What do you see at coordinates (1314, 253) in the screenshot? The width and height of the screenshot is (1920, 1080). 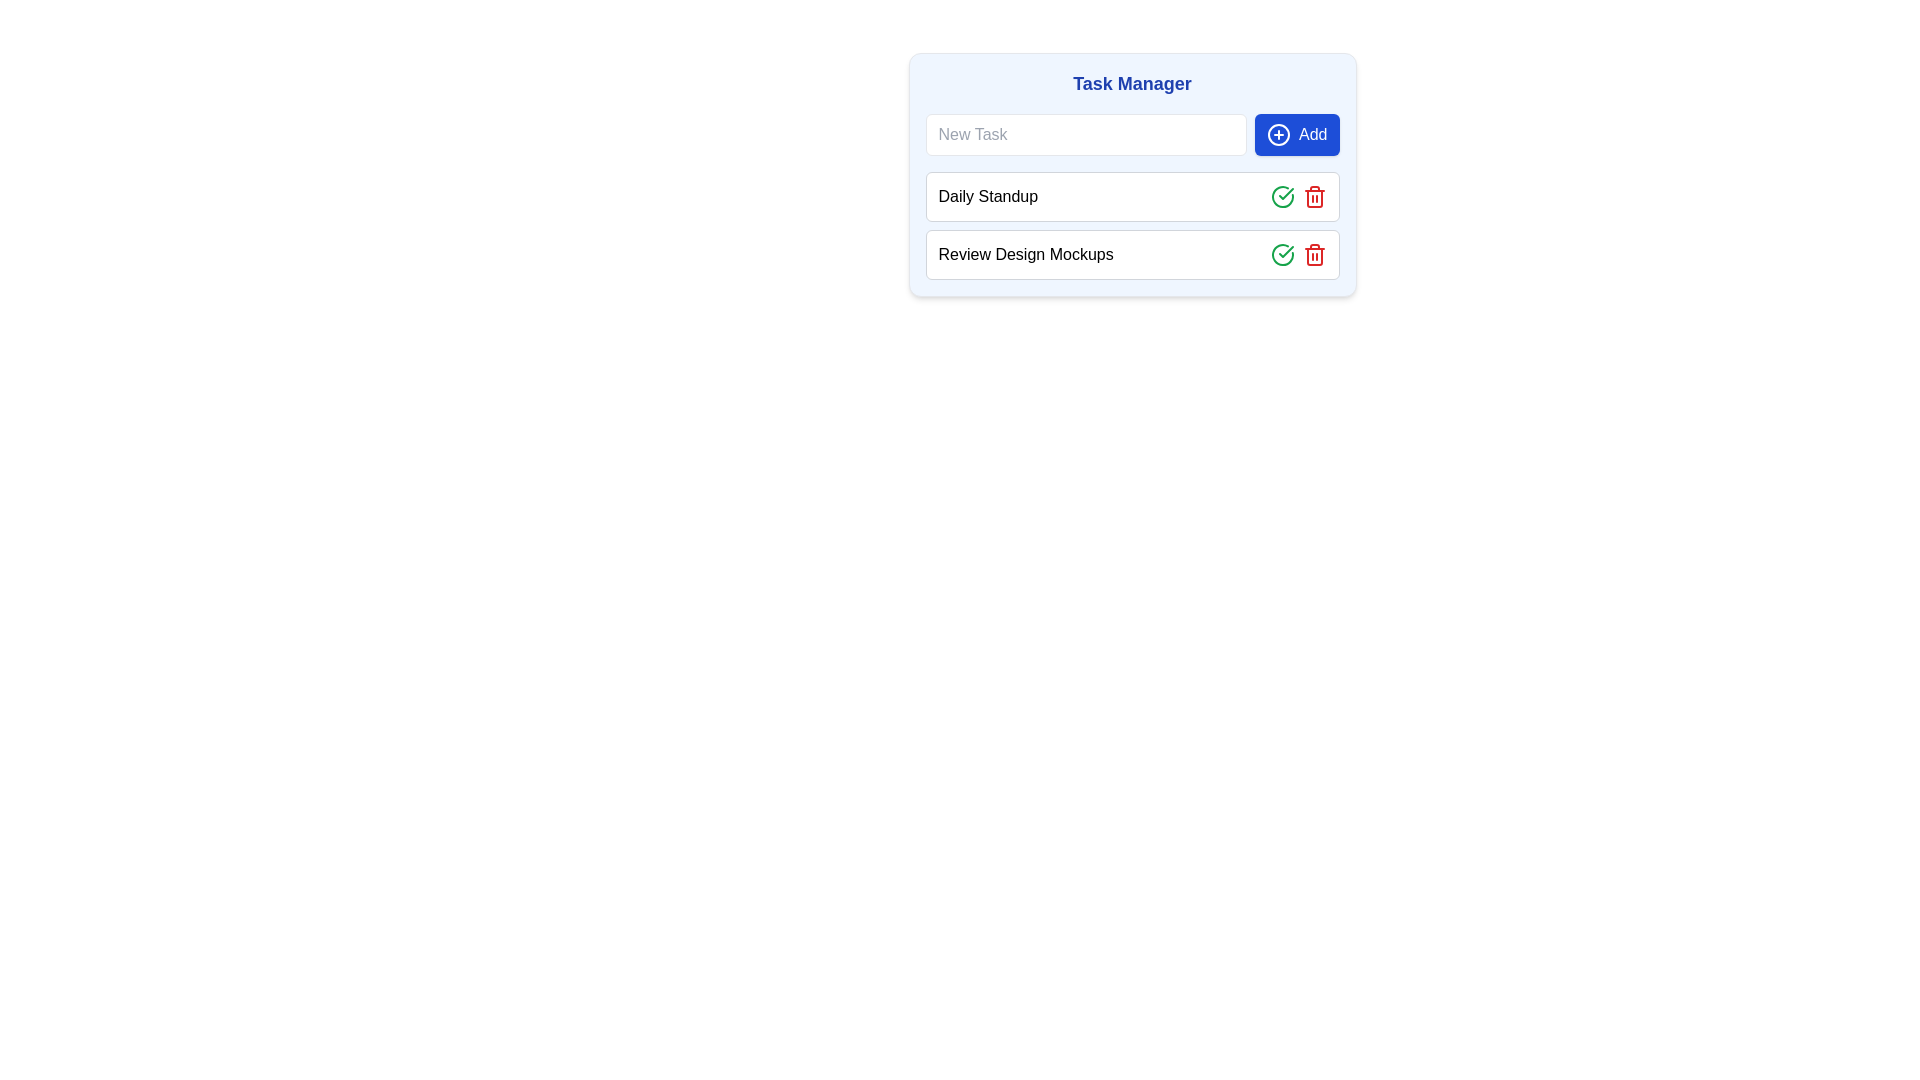 I see `the delete icon, which is the second interactive icon in the second task row` at bounding box center [1314, 253].